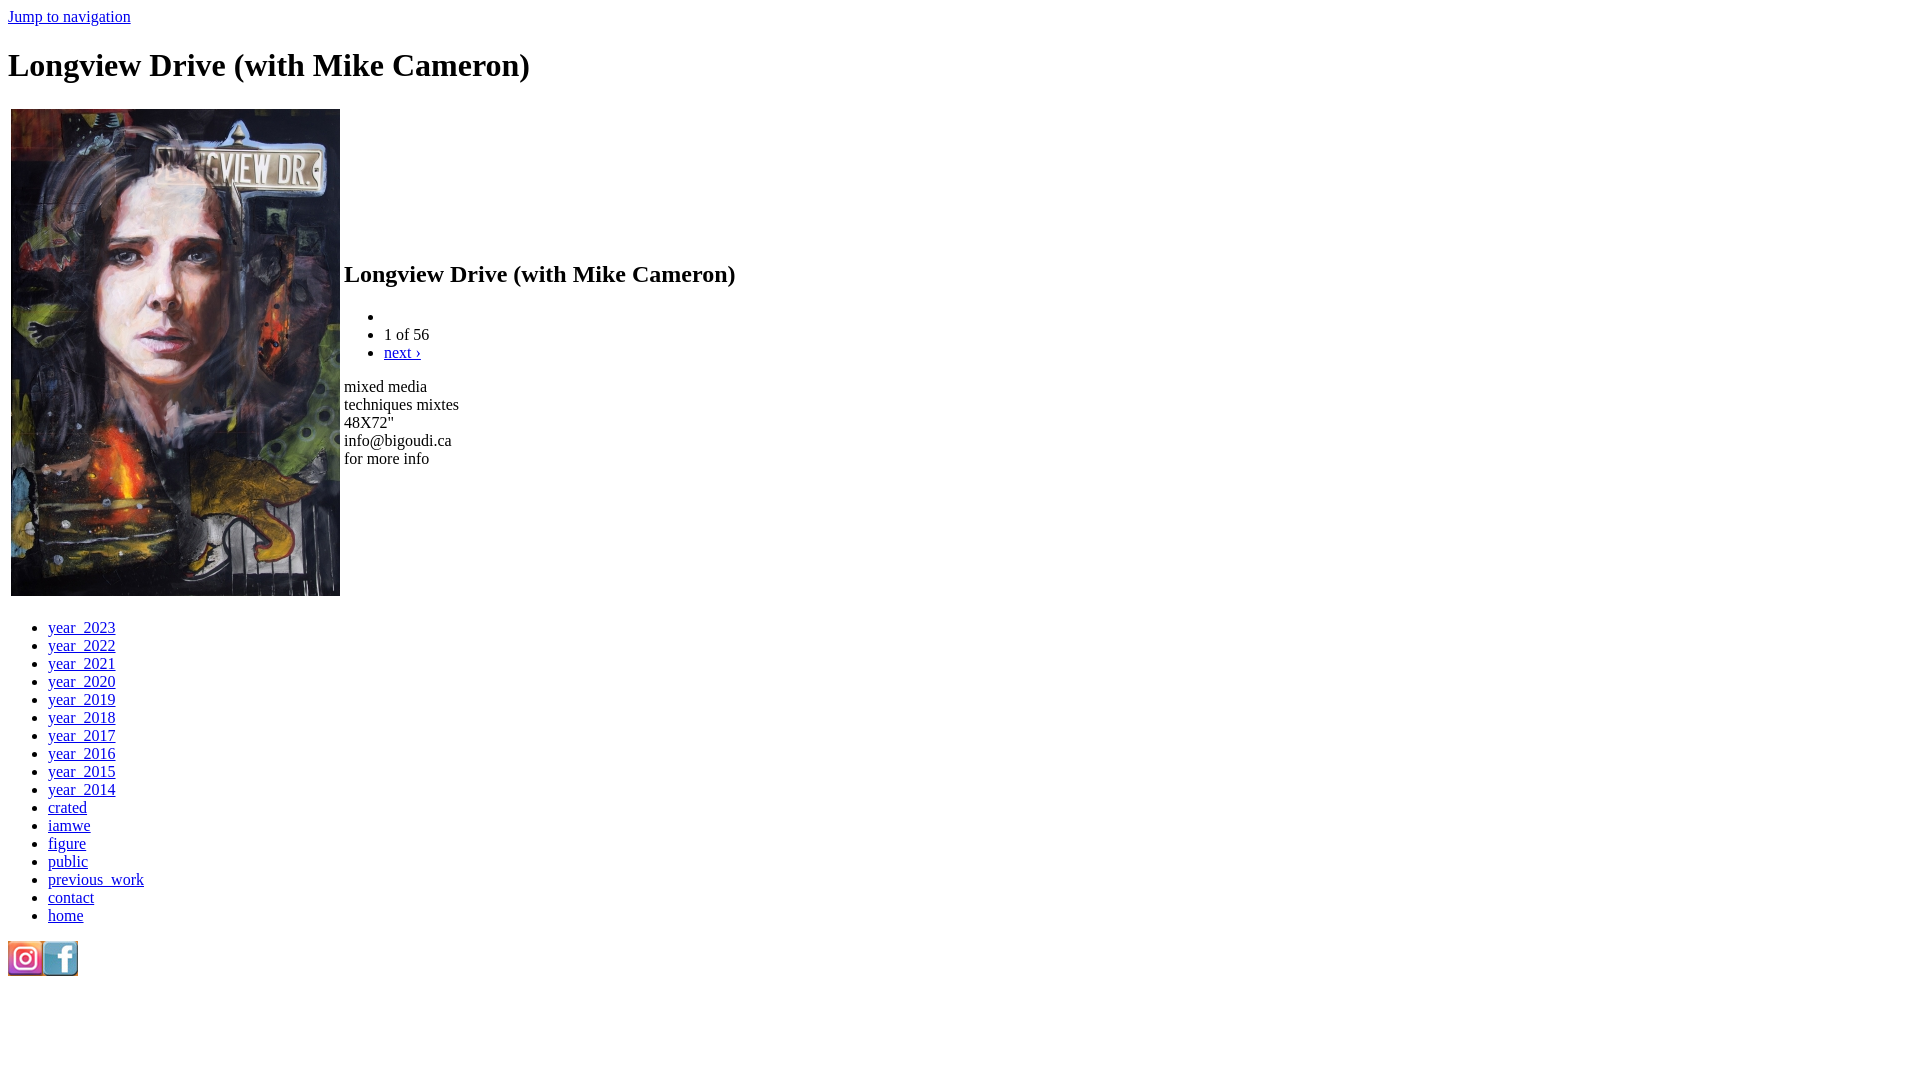  What do you see at coordinates (69, 16) in the screenshot?
I see `'Jump to navigation'` at bounding box center [69, 16].